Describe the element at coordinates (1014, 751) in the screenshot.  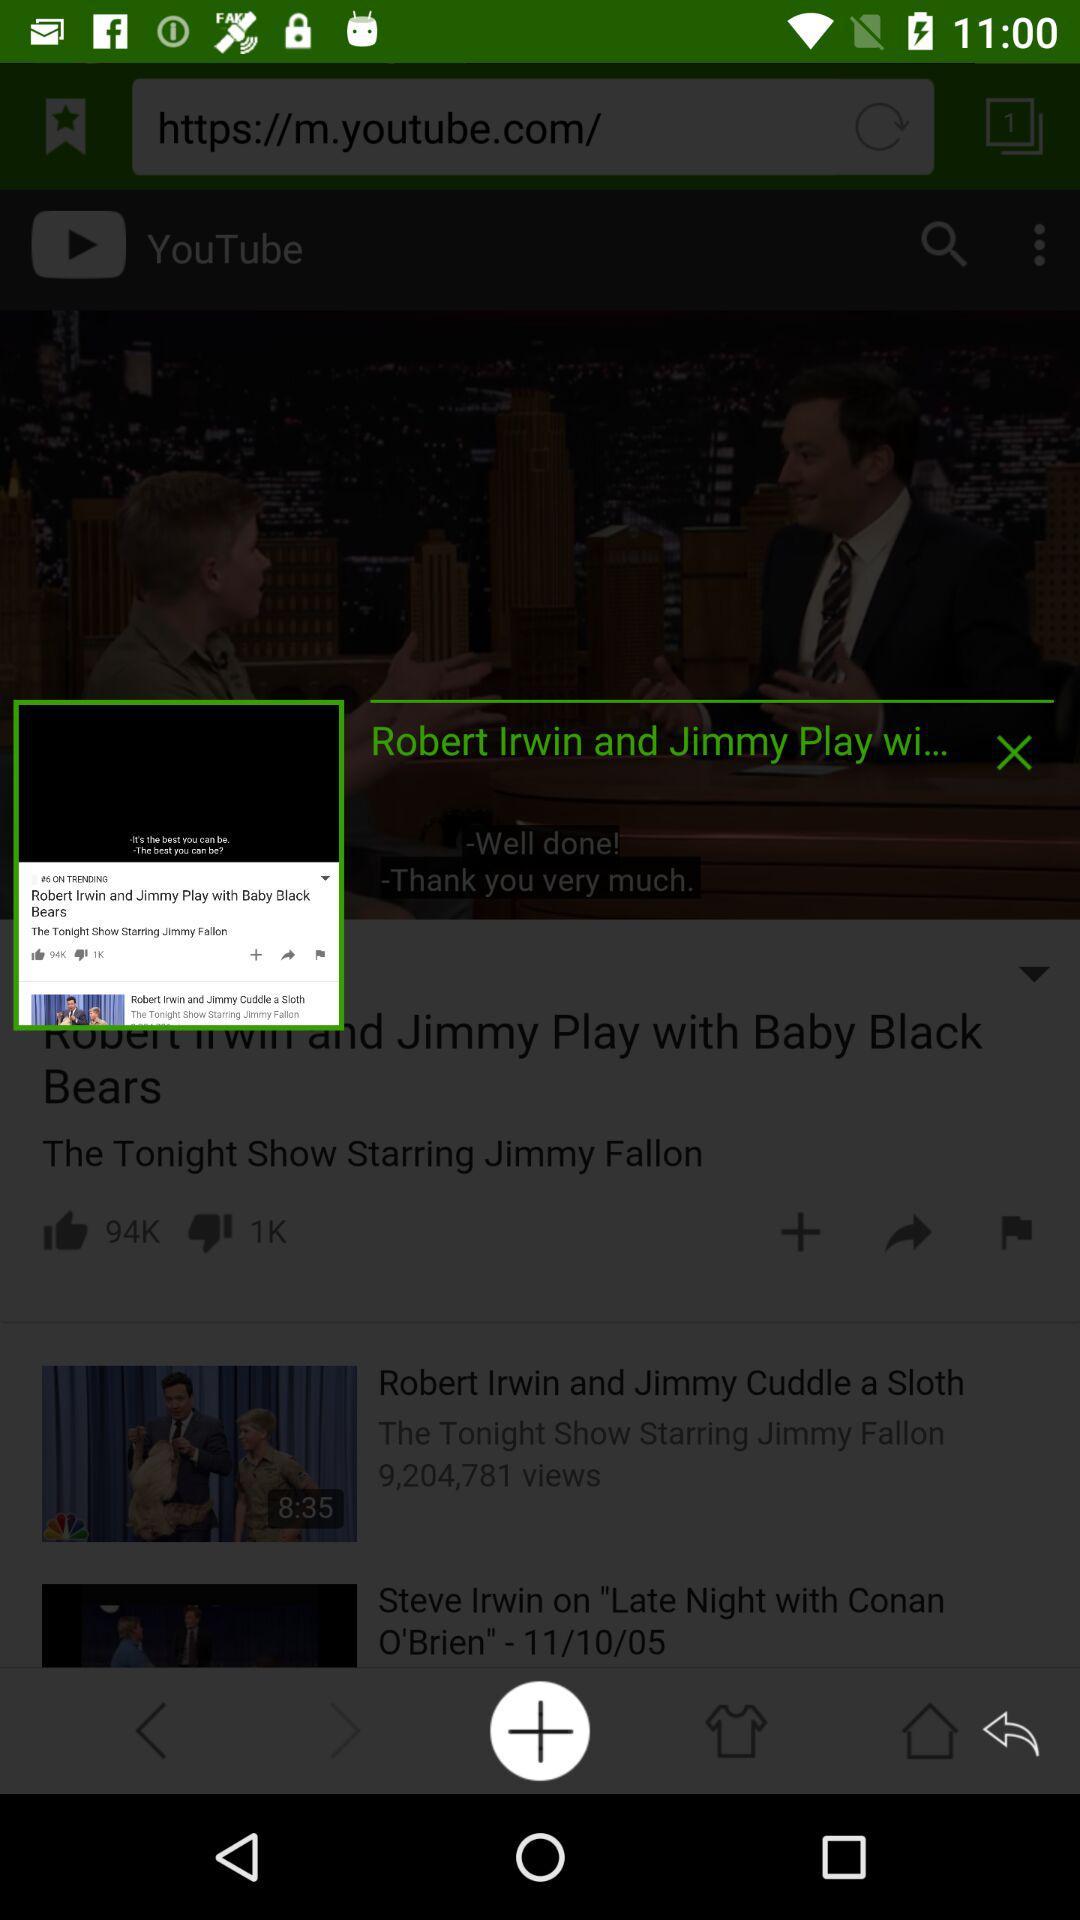
I see `window` at that location.